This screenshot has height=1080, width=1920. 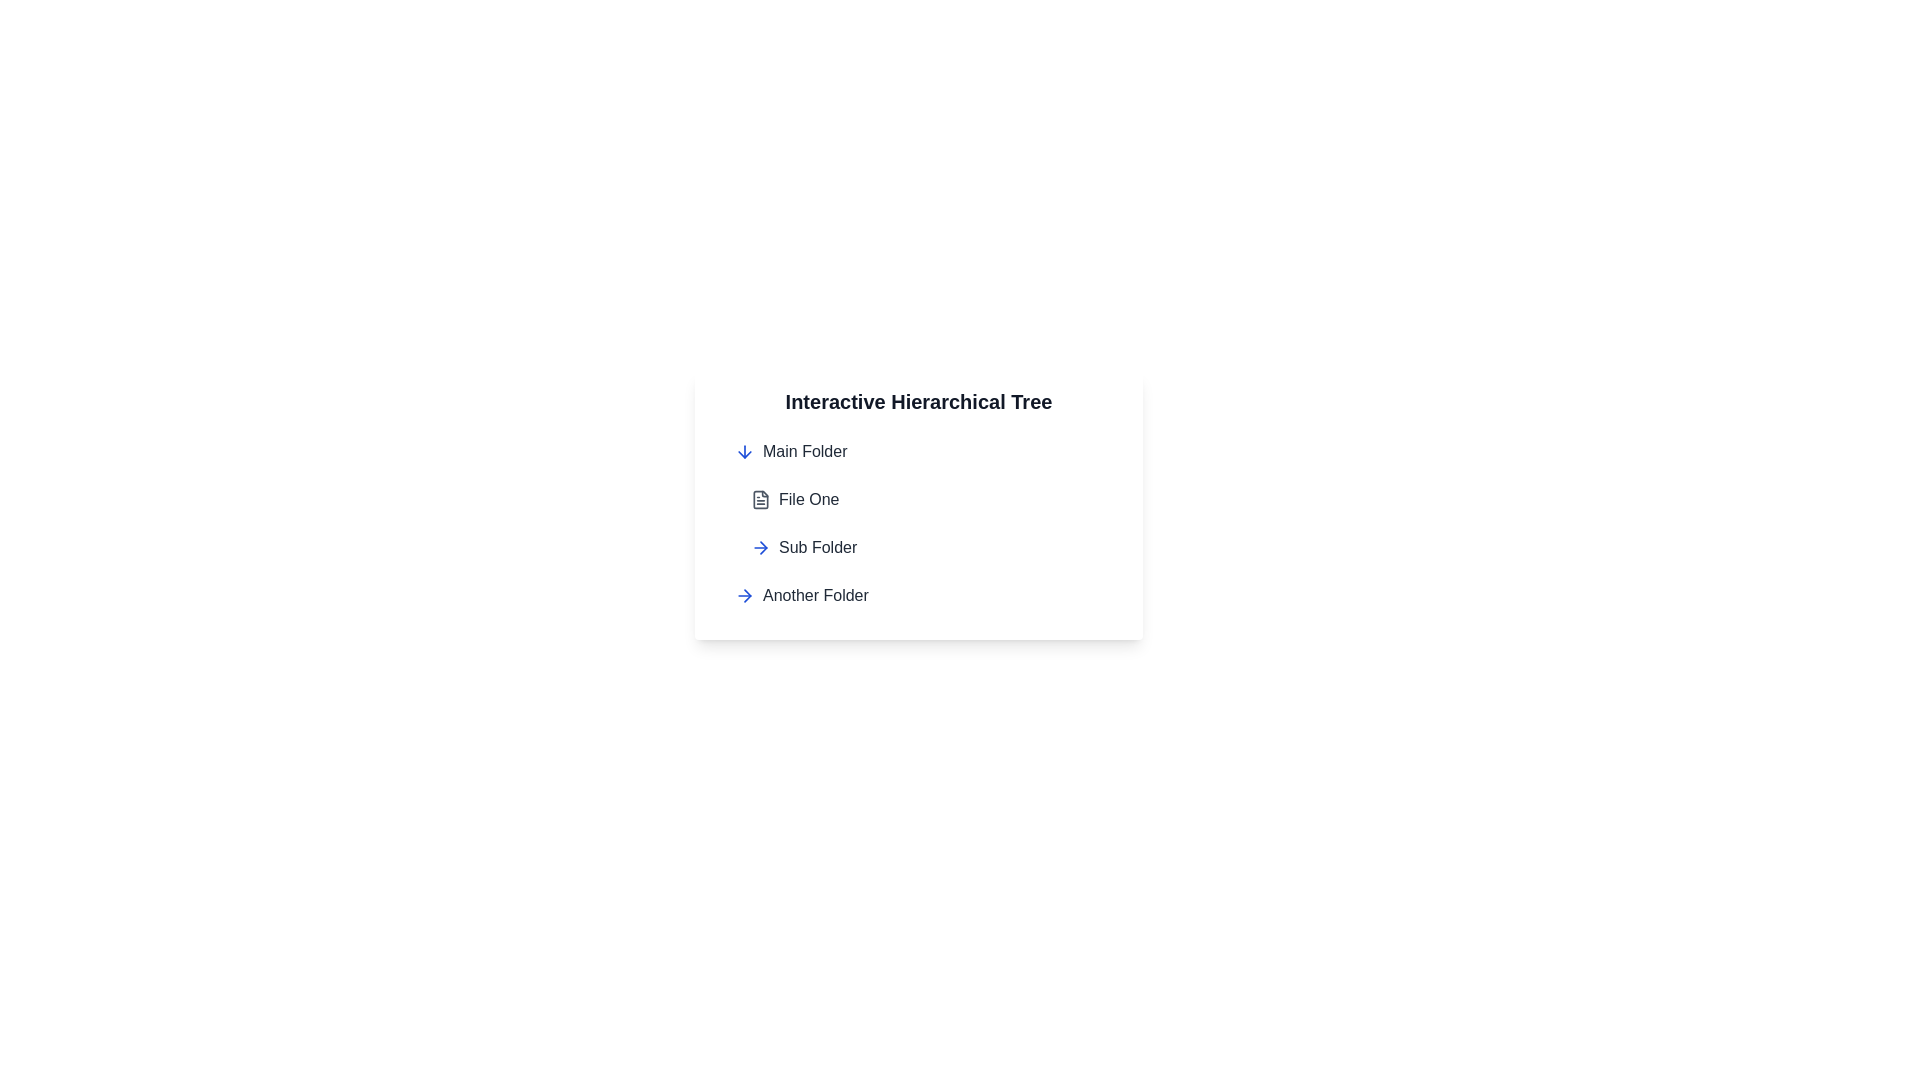 What do you see at coordinates (760, 499) in the screenshot?
I see `the 'File One' icon in the hierarchical tree structure, which is positioned below 'Main Folder' and above 'Sub Folder'` at bounding box center [760, 499].